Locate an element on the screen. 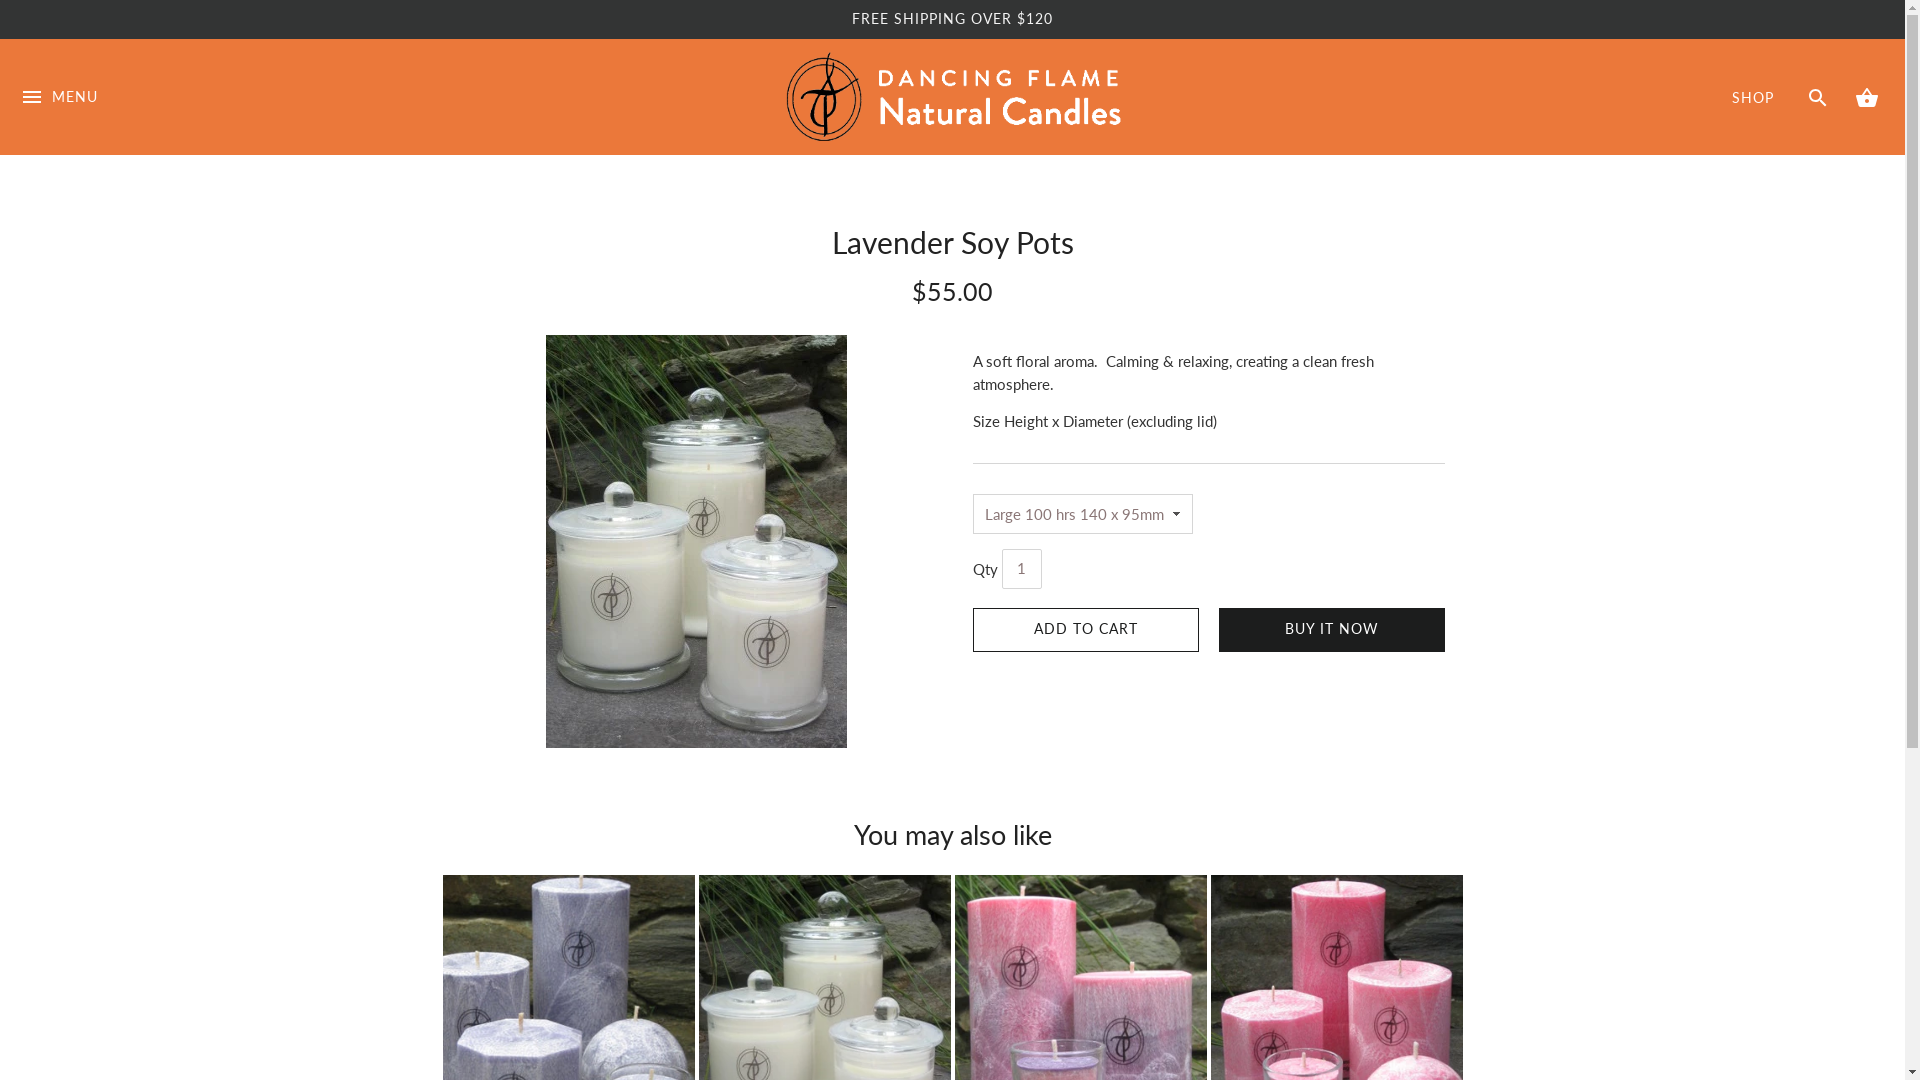 This screenshot has width=1920, height=1080. 'ADD TO CART' is located at coordinates (971, 628).